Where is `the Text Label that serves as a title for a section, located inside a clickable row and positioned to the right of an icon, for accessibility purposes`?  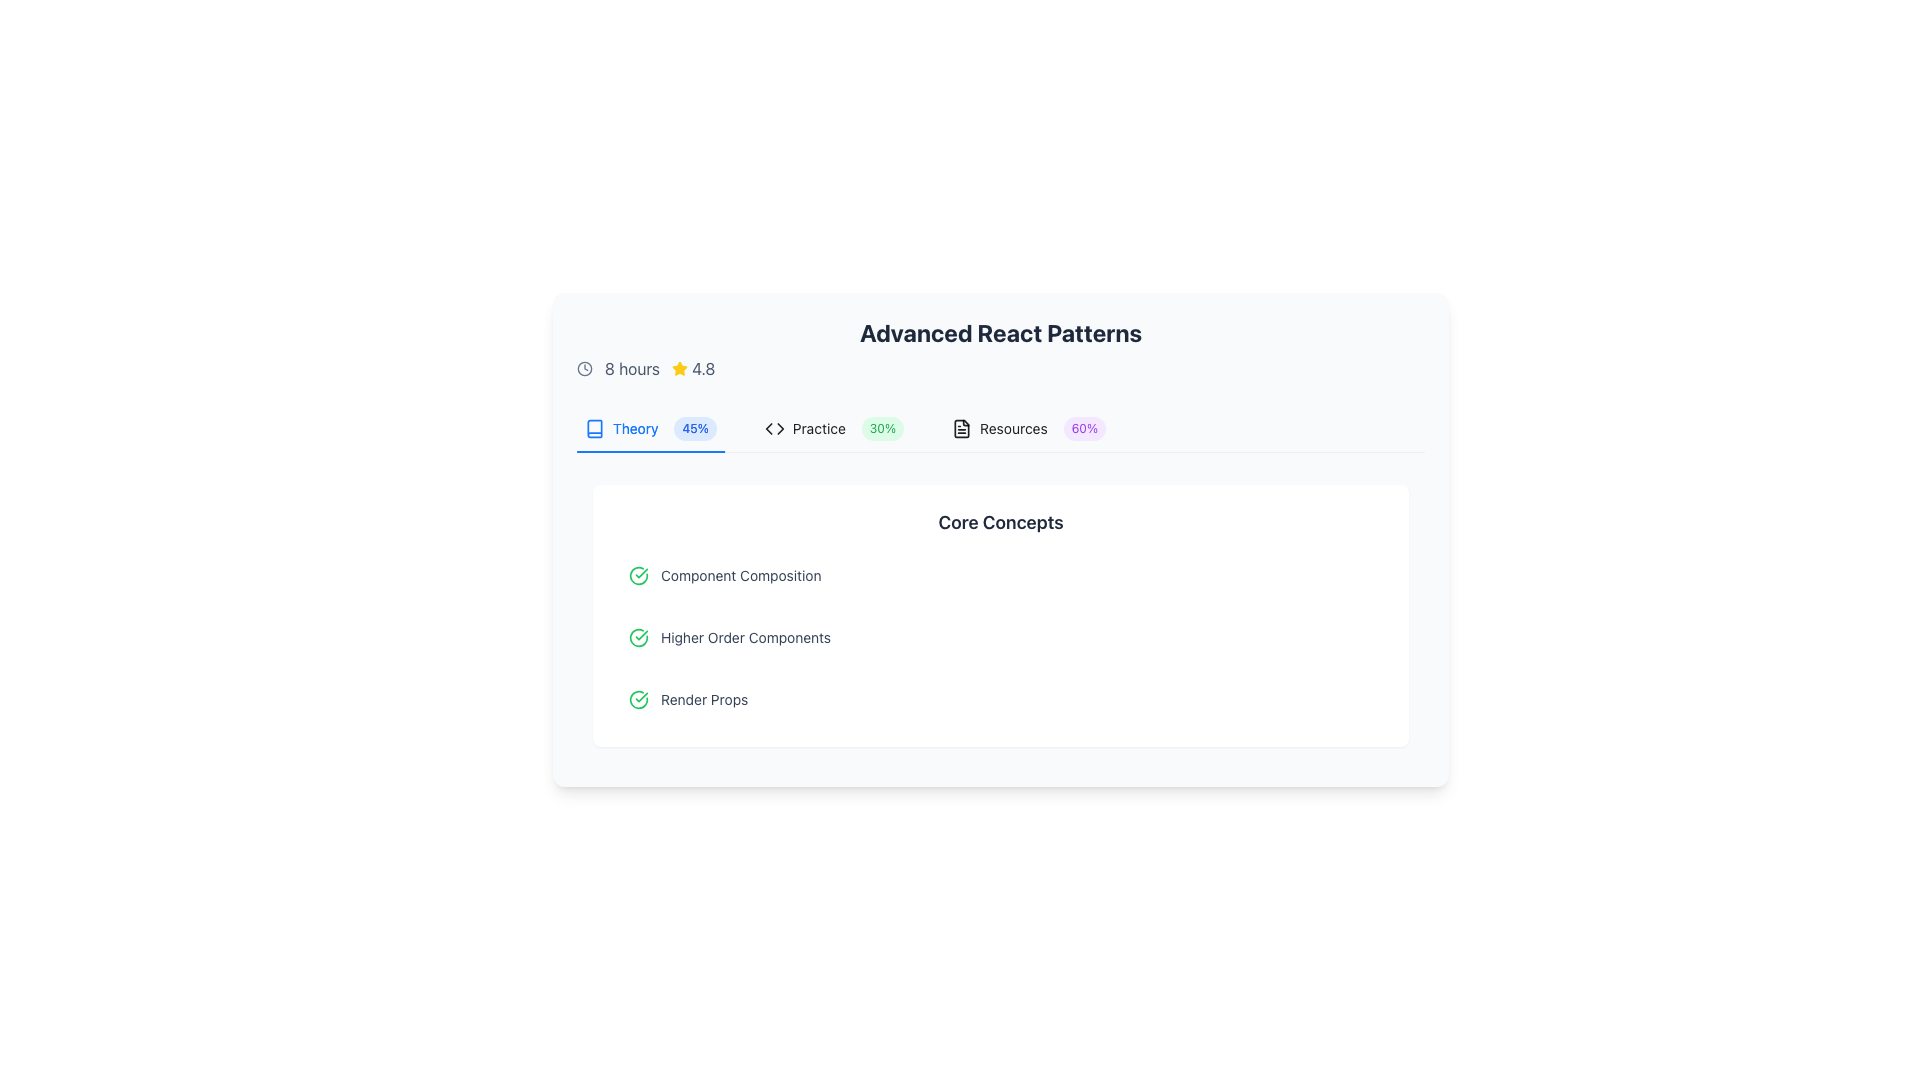
the Text Label that serves as a title for a section, located inside a clickable row and positioned to the right of an icon, for accessibility purposes is located at coordinates (740, 575).